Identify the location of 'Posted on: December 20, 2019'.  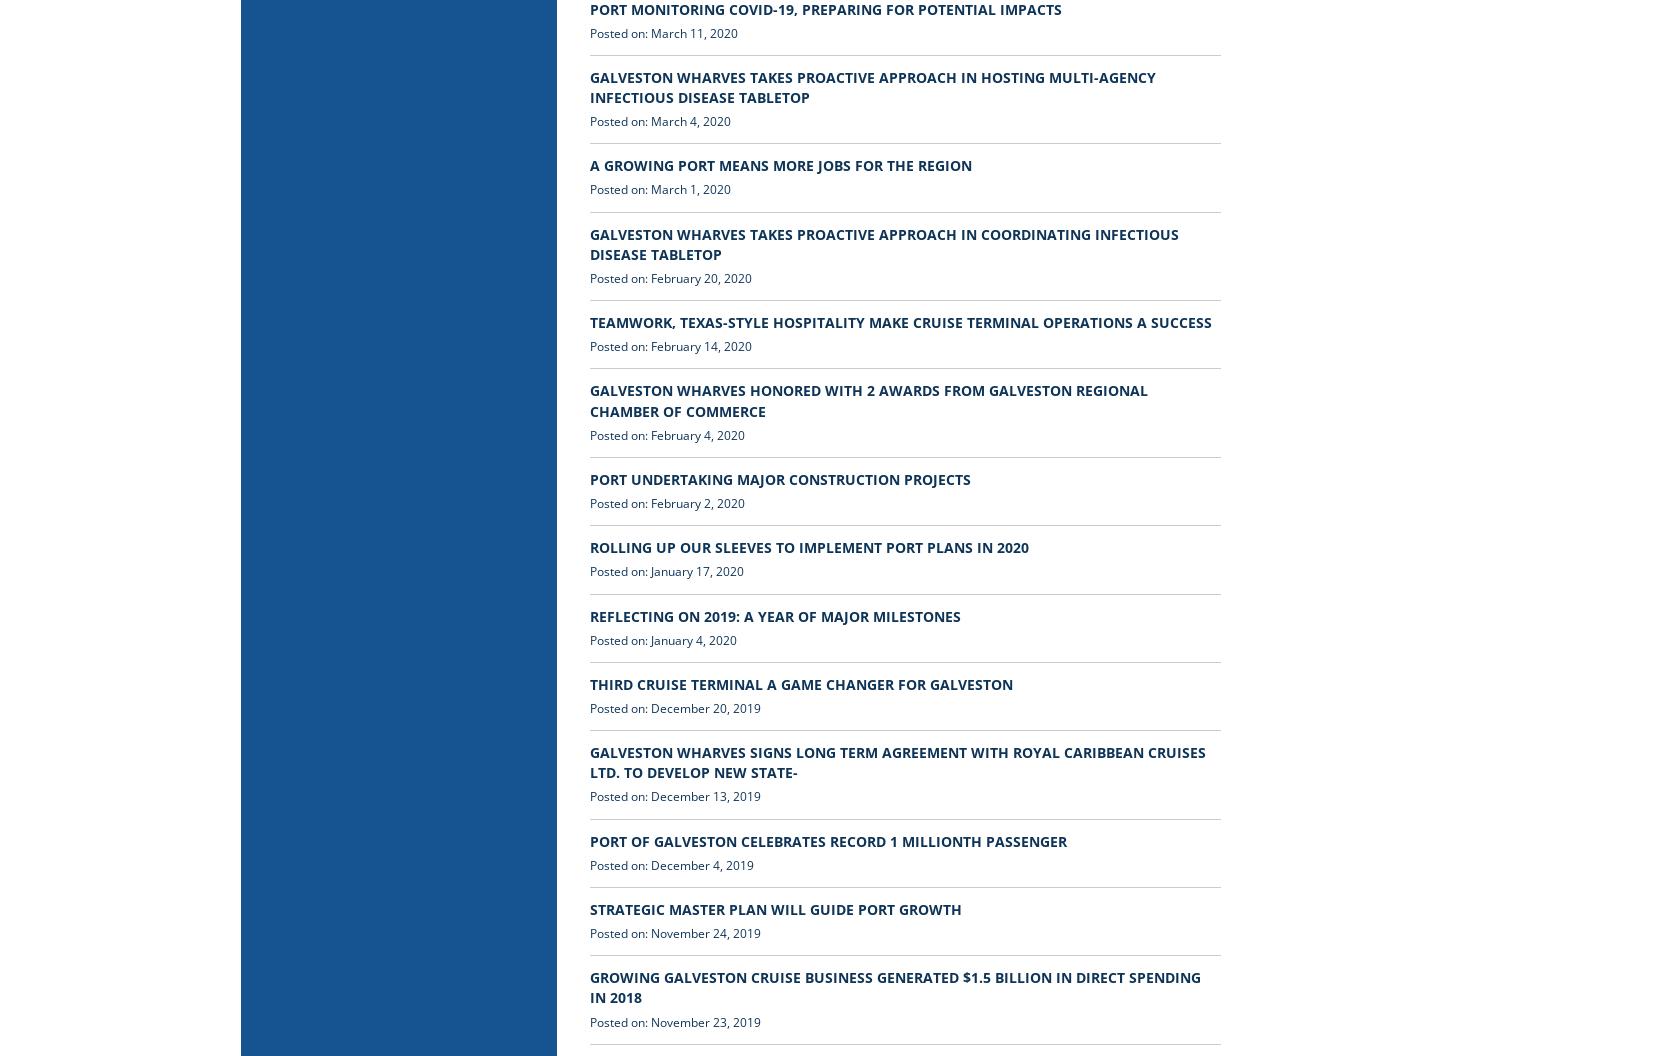
(674, 707).